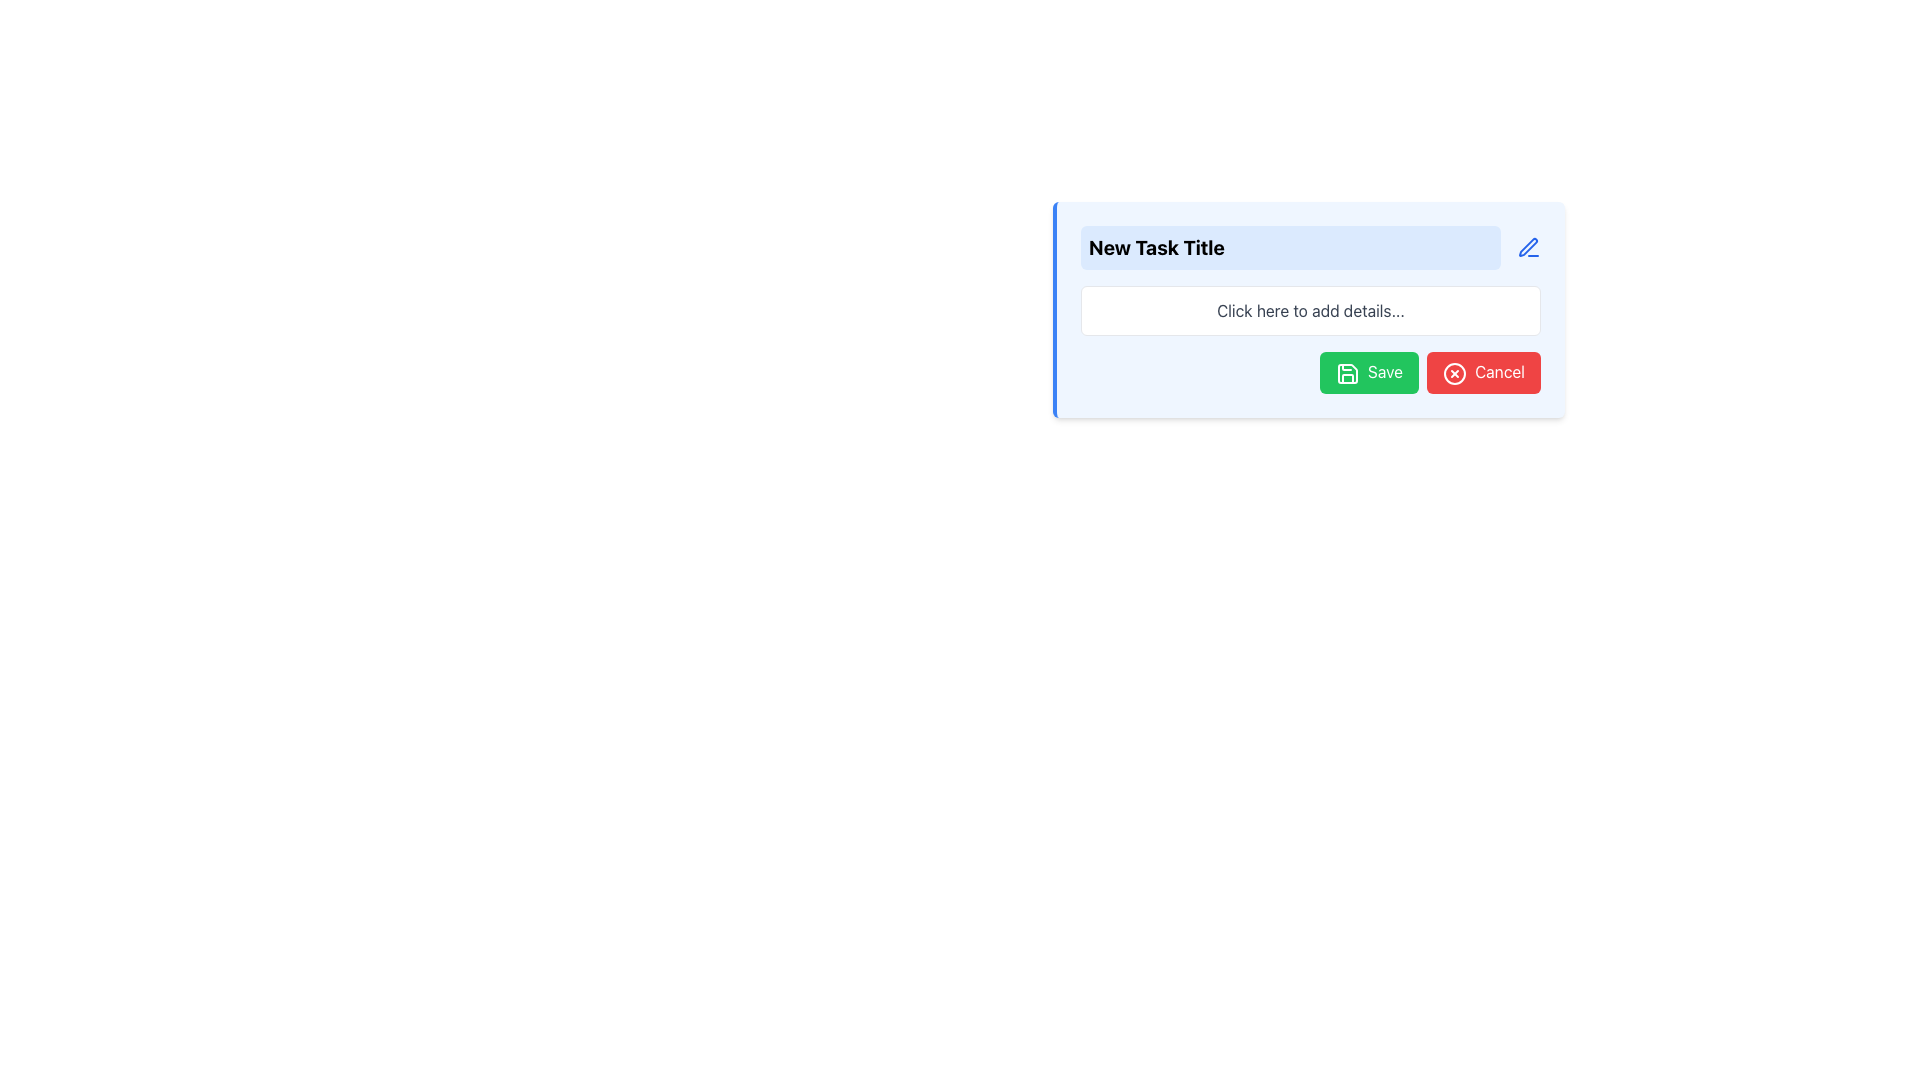  What do you see at coordinates (1528, 246) in the screenshot?
I see `the blue pen icon button located near the right edge of the light blue title bar labeled 'New Task Title'` at bounding box center [1528, 246].